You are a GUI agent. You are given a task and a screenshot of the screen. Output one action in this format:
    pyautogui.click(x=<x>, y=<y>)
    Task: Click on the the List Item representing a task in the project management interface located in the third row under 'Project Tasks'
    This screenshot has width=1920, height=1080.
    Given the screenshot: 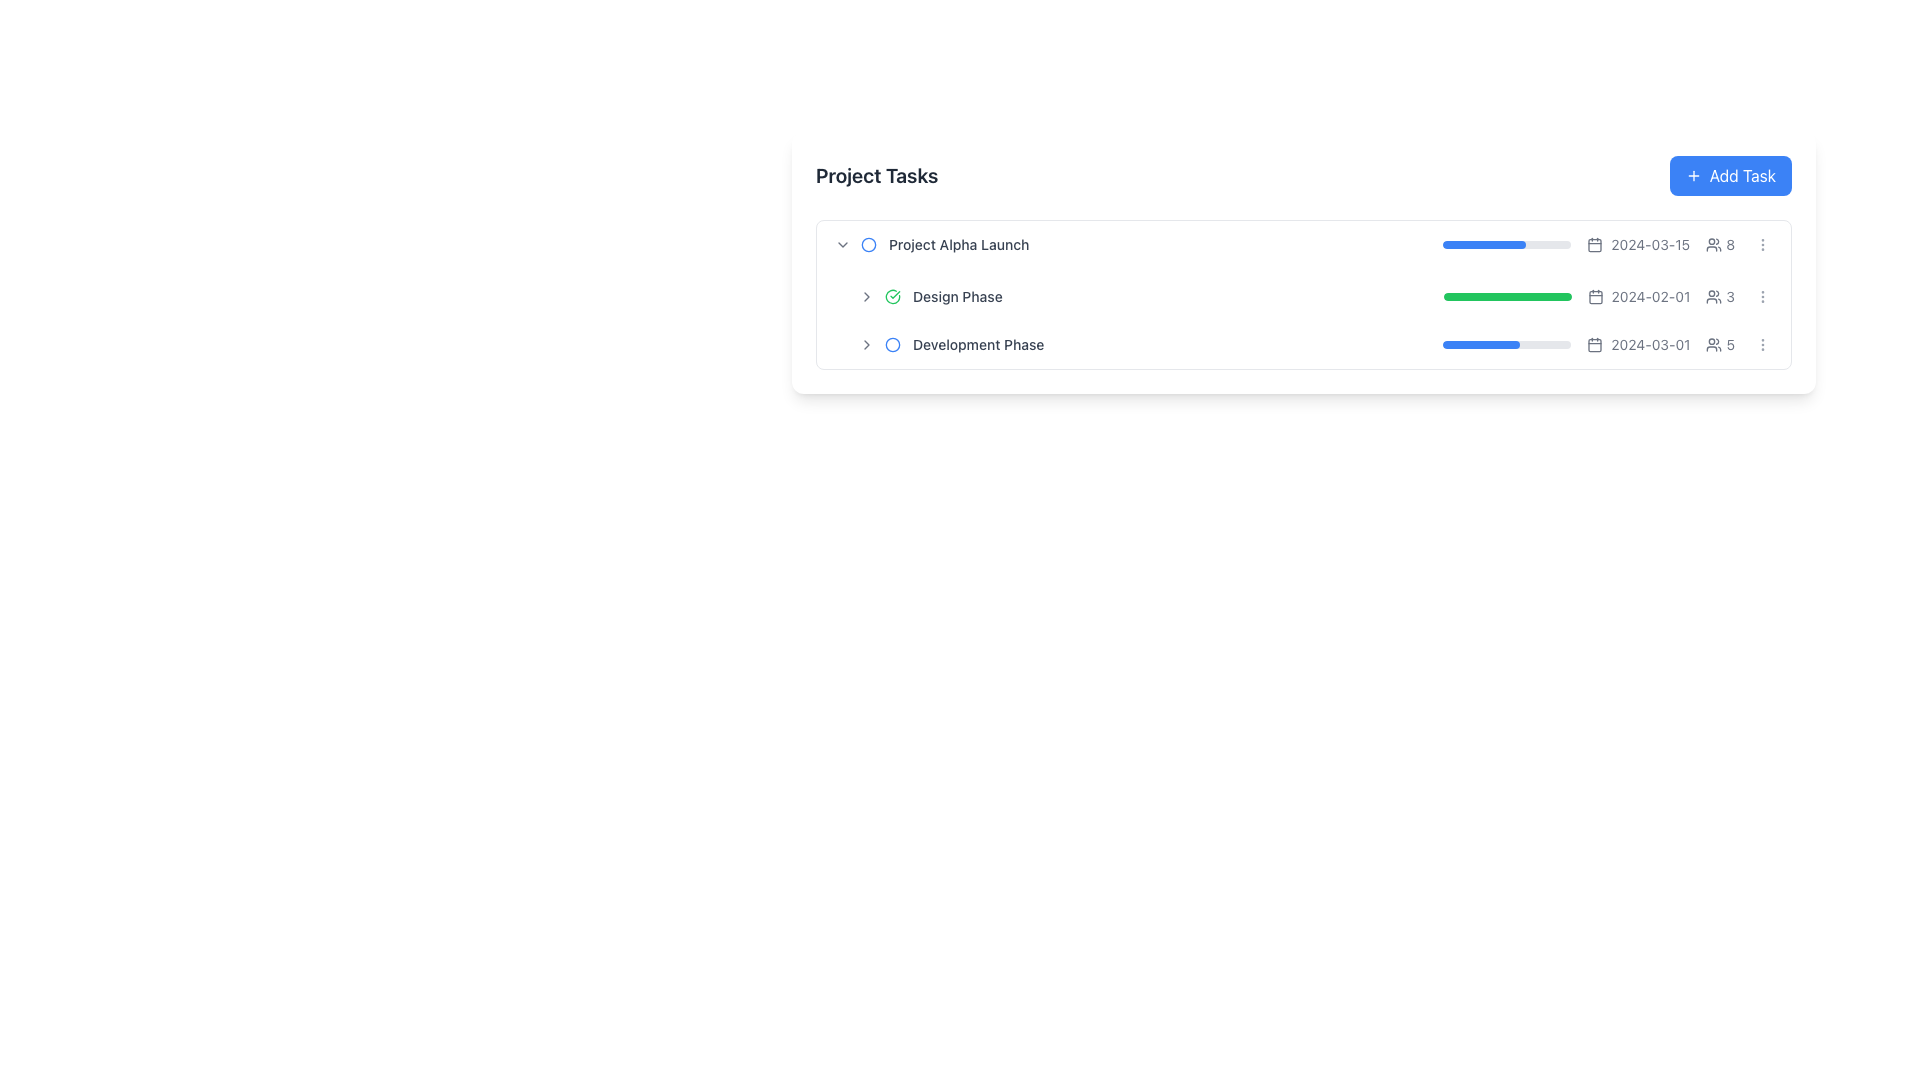 What is the action you would take?
    pyautogui.click(x=1315, y=343)
    